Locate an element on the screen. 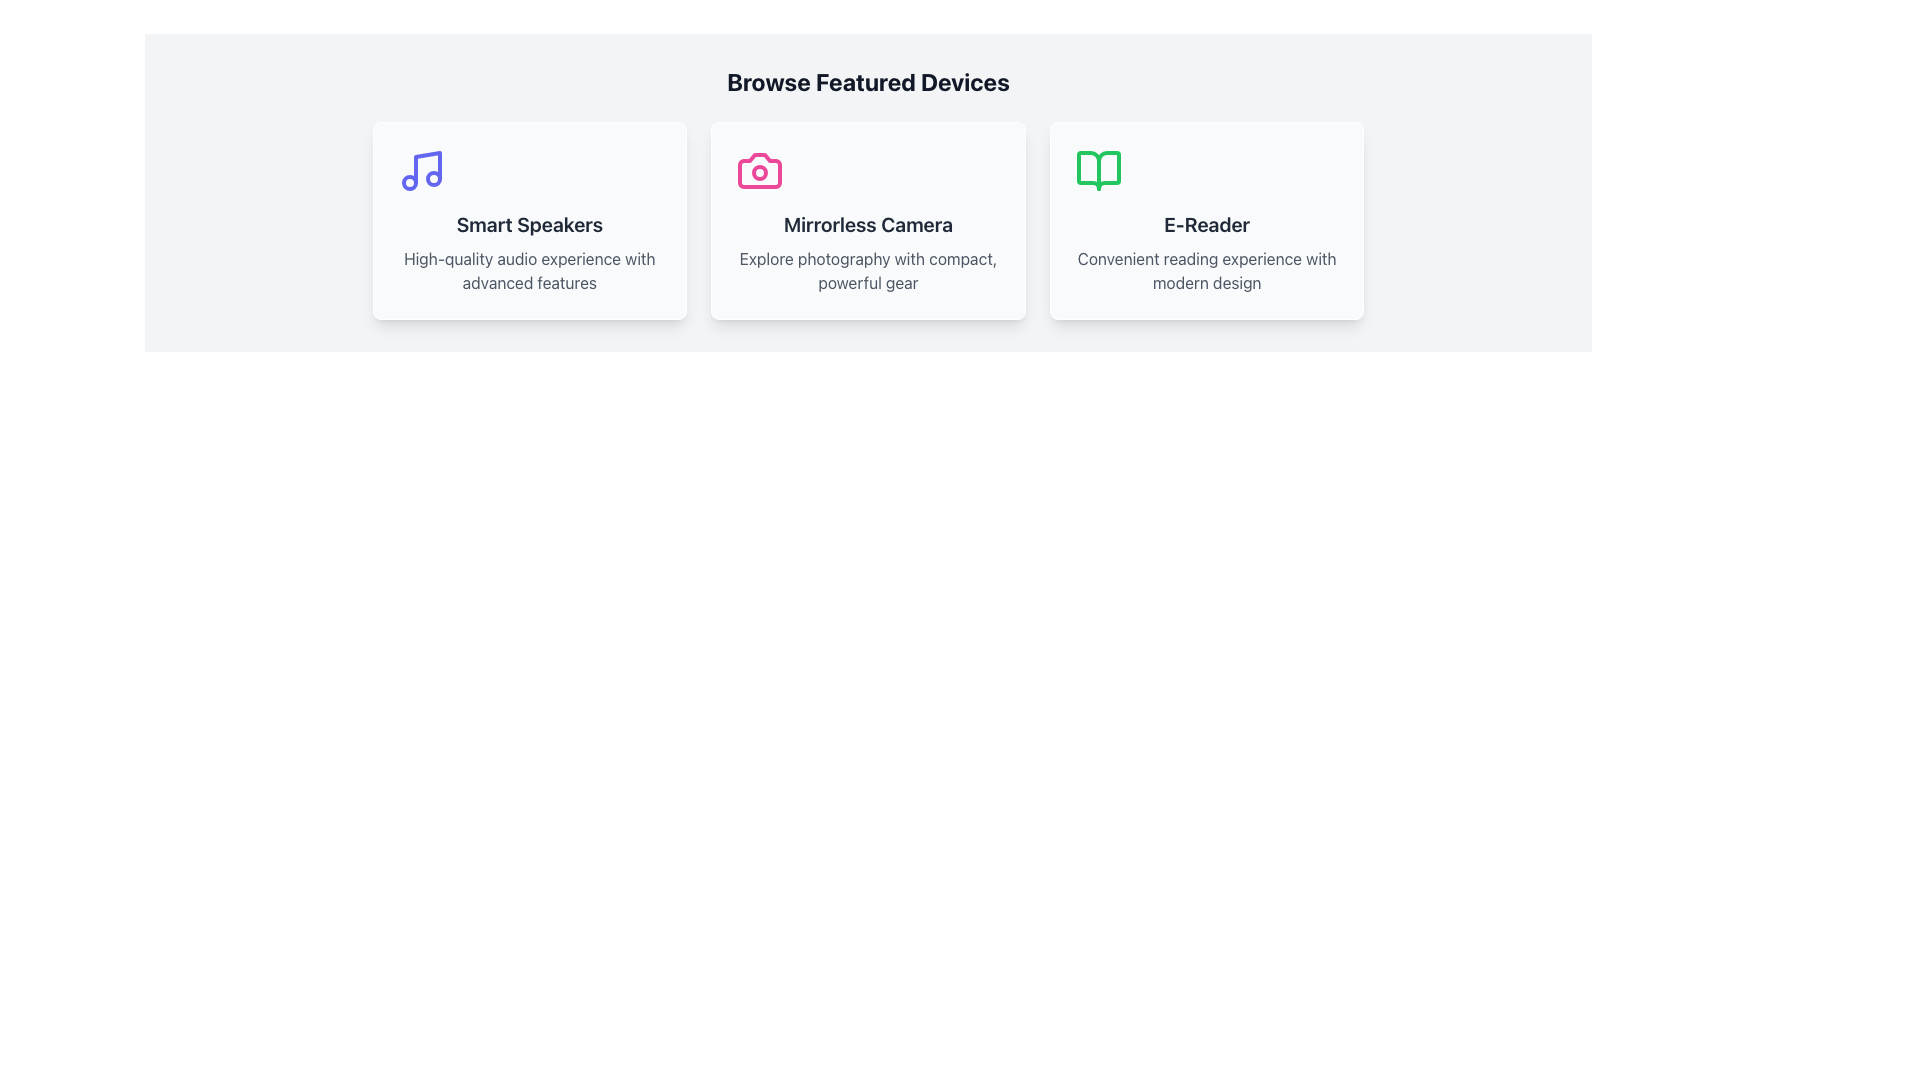  the stylized camera icon with a pink outline and circular lens, located above the 'Mirrorless Camera' card in the 'Browse Featured Devices' section is located at coordinates (759, 169).